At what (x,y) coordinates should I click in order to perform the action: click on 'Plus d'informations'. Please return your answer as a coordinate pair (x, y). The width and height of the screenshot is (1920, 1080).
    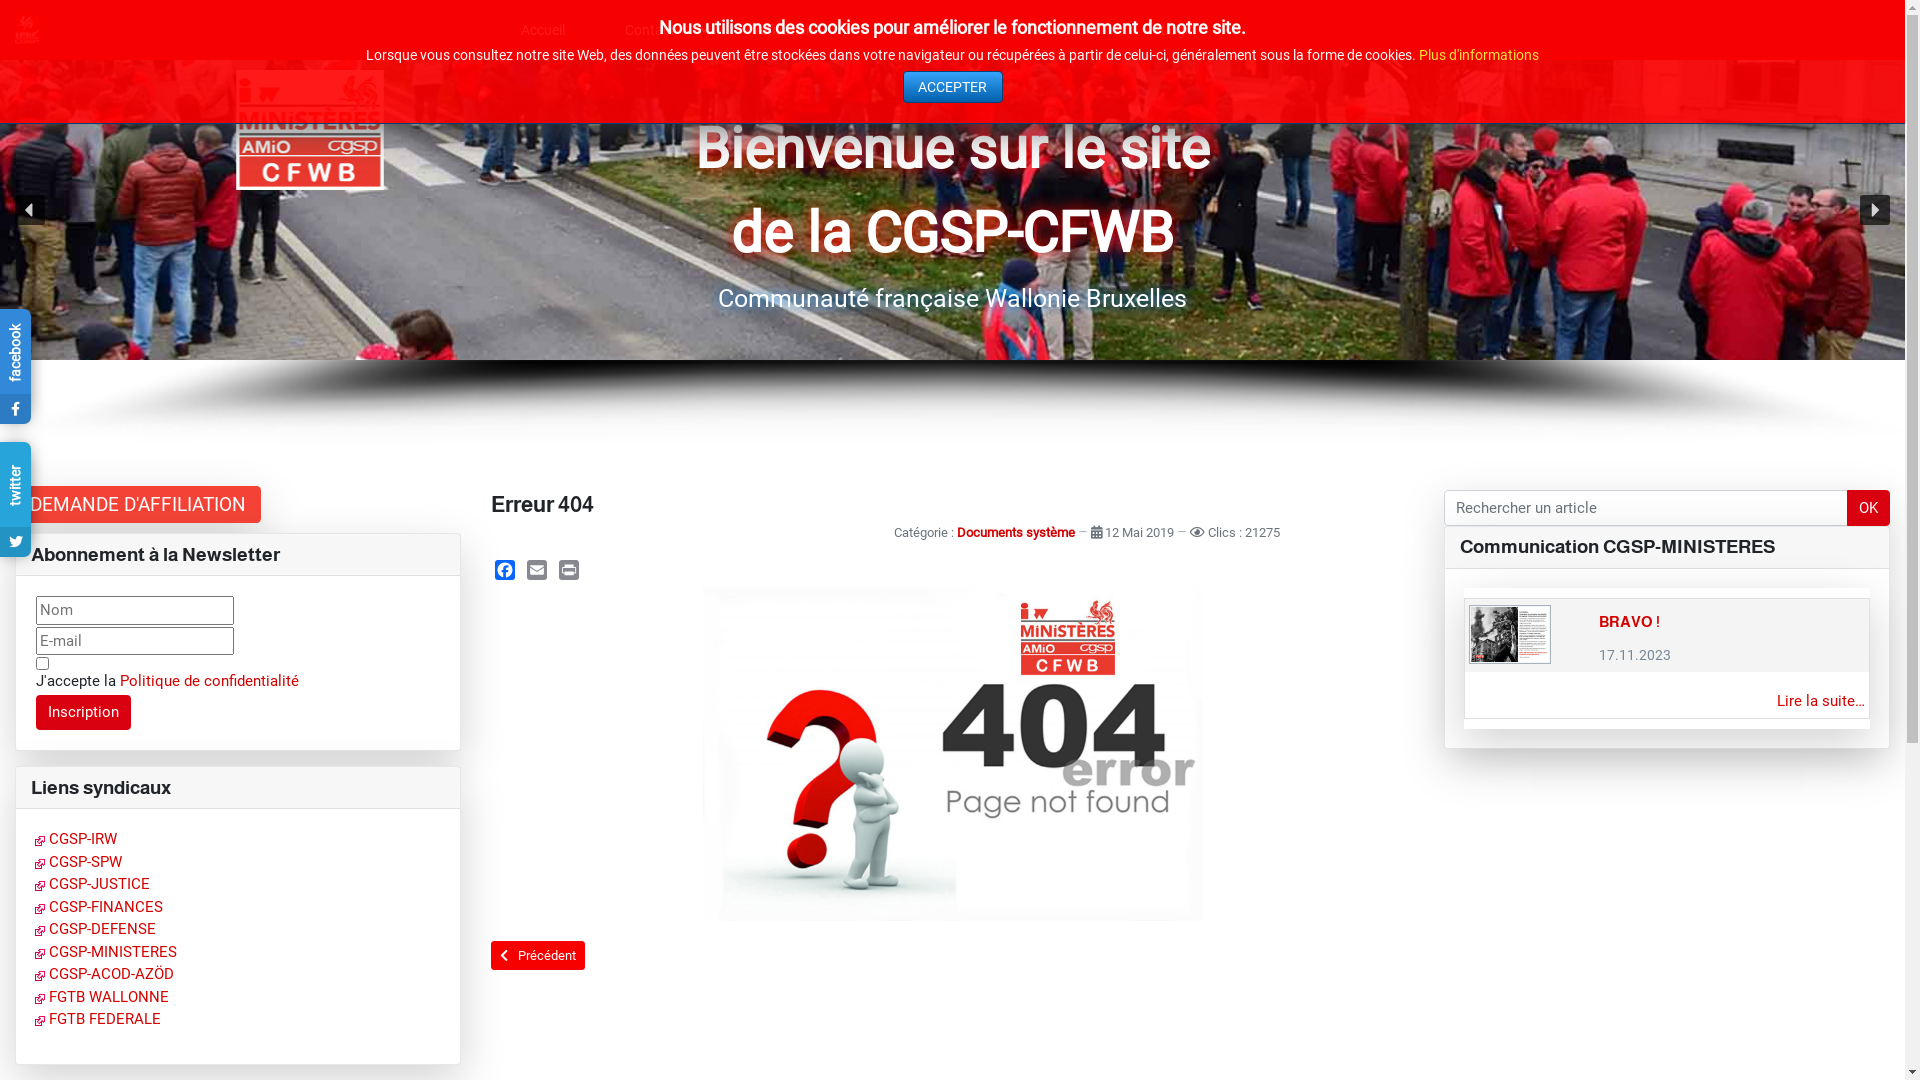
    Looking at the image, I should click on (1418, 53).